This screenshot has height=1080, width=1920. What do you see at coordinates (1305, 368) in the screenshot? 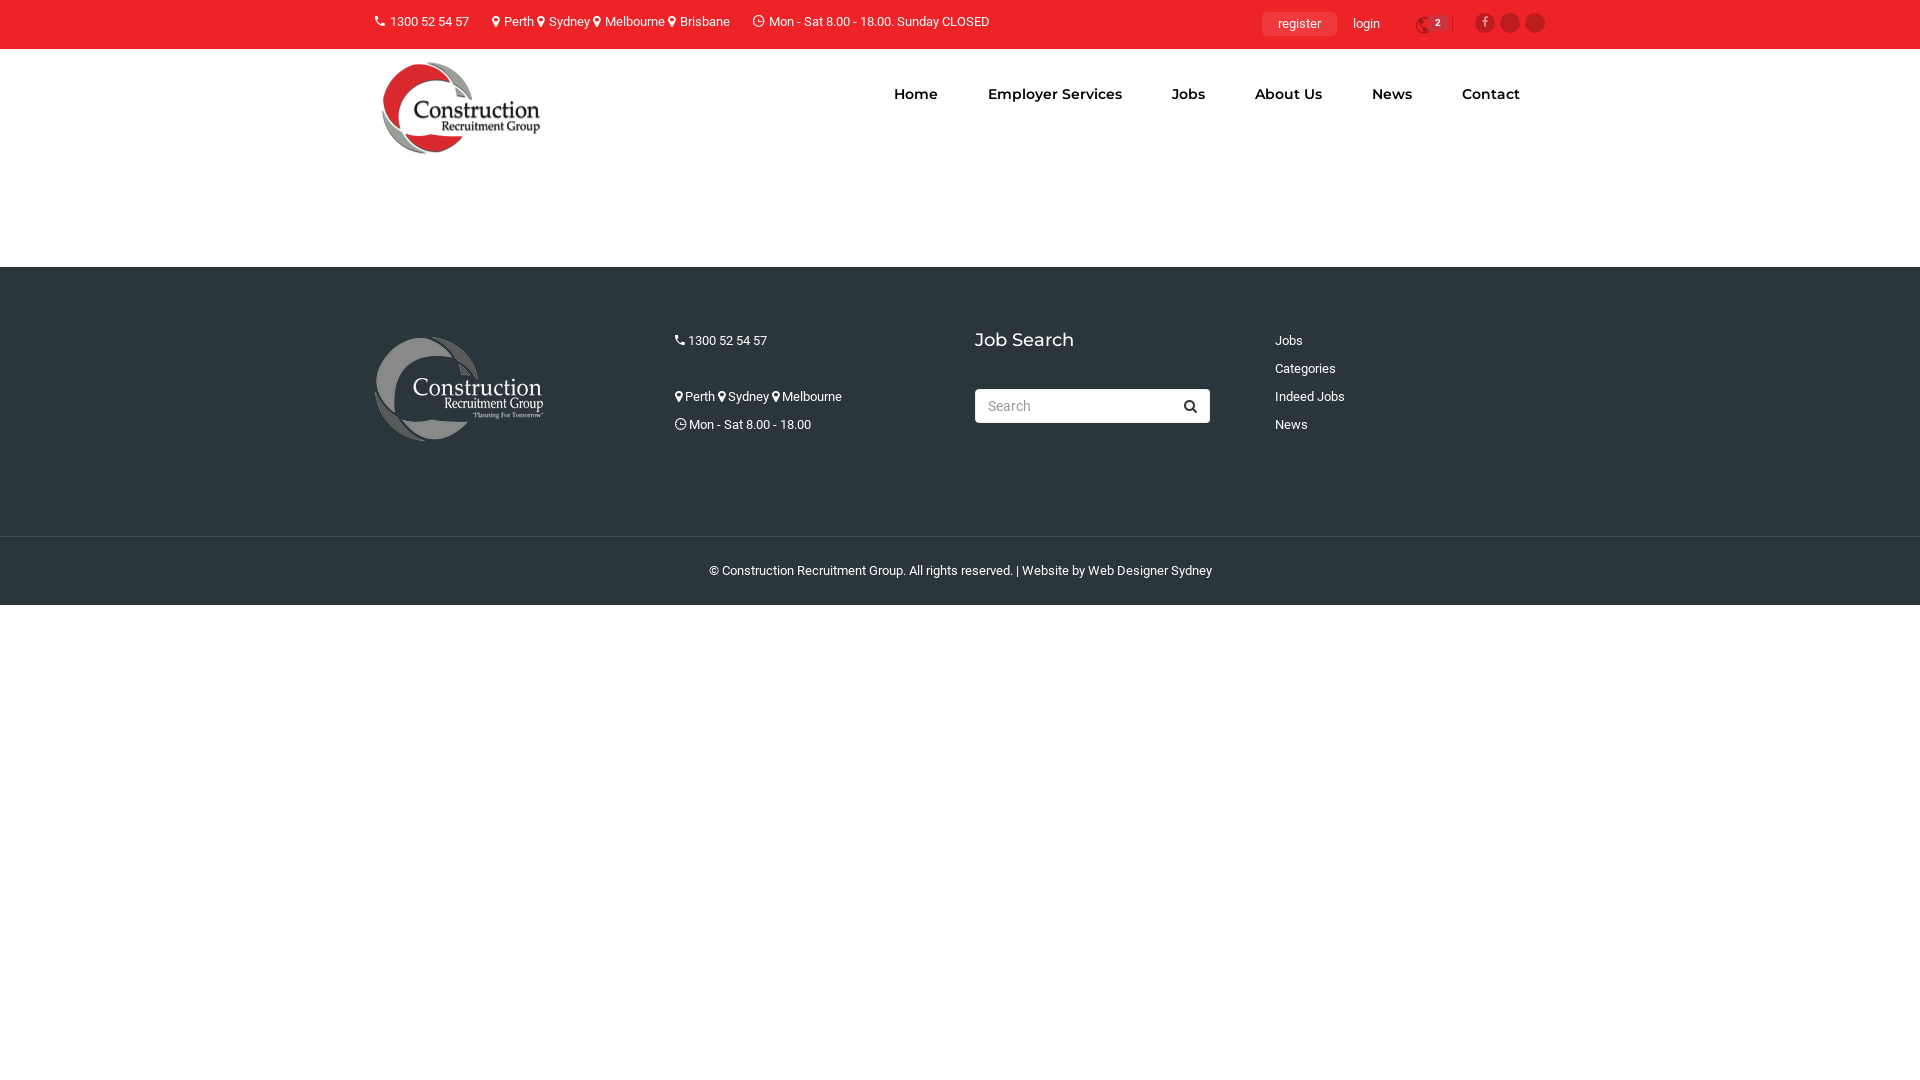
I see `'Categories'` at bounding box center [1305, 368].